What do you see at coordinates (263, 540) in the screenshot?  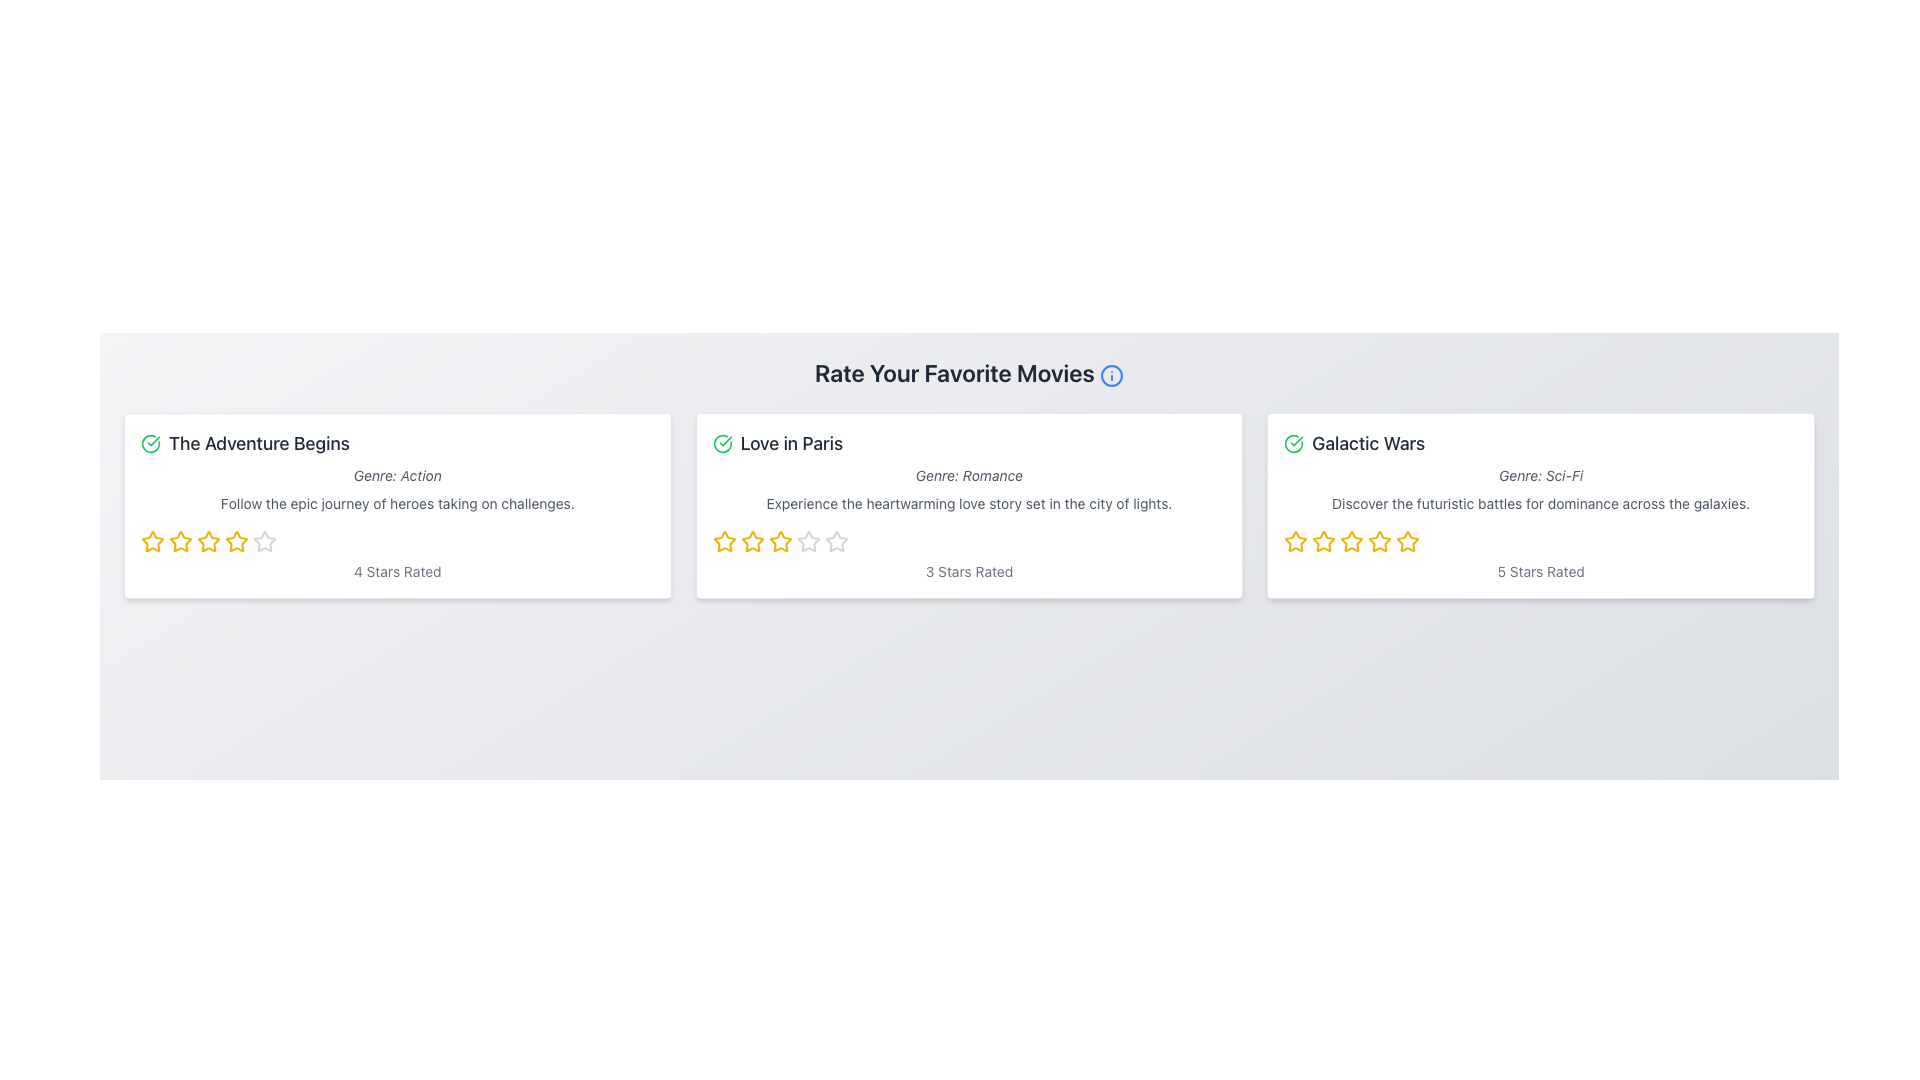 I see `the fourth star icon for rating in the movie 'The Adventure Begins'` at bounding box center [263, 540].